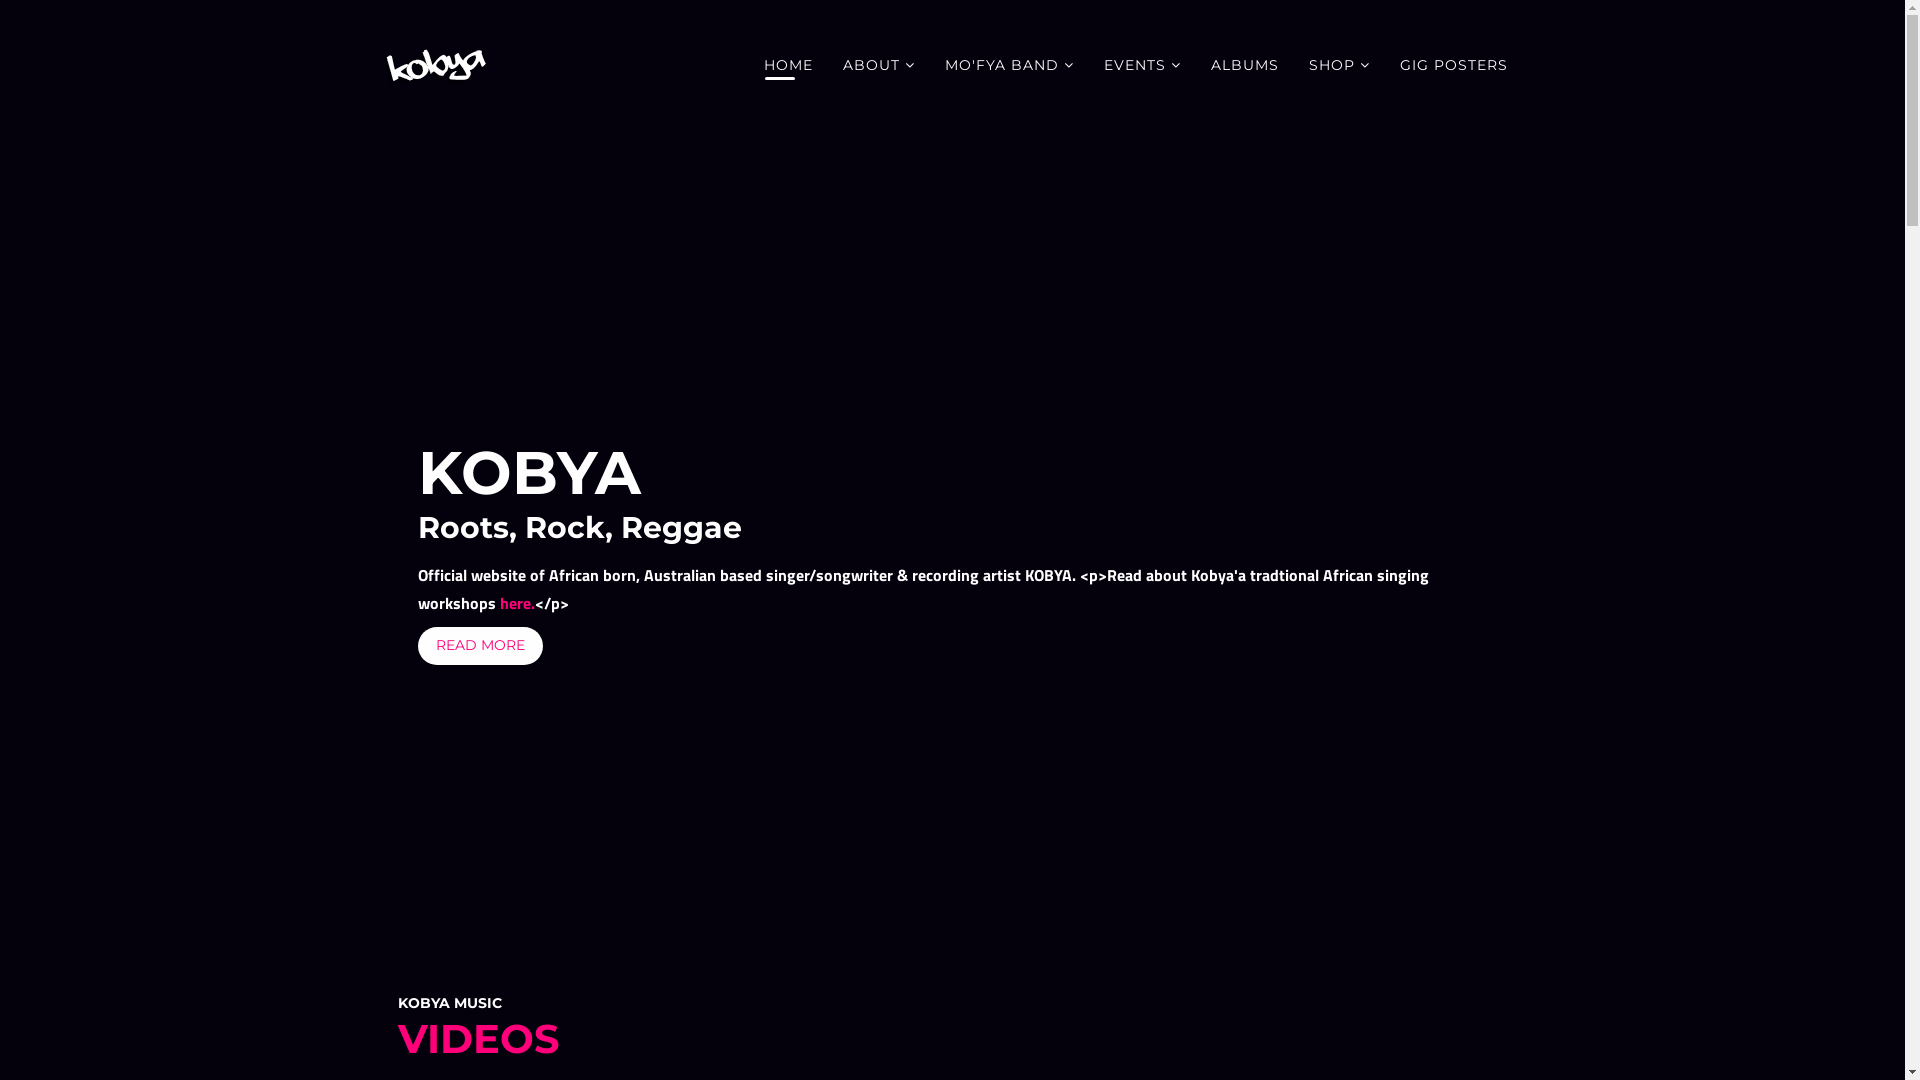 This screenshot has height=1080, width=1920. Describe the element at coordinates (1453, 64) in the screenshot. I see `'GIG POSTERS'` at that location.